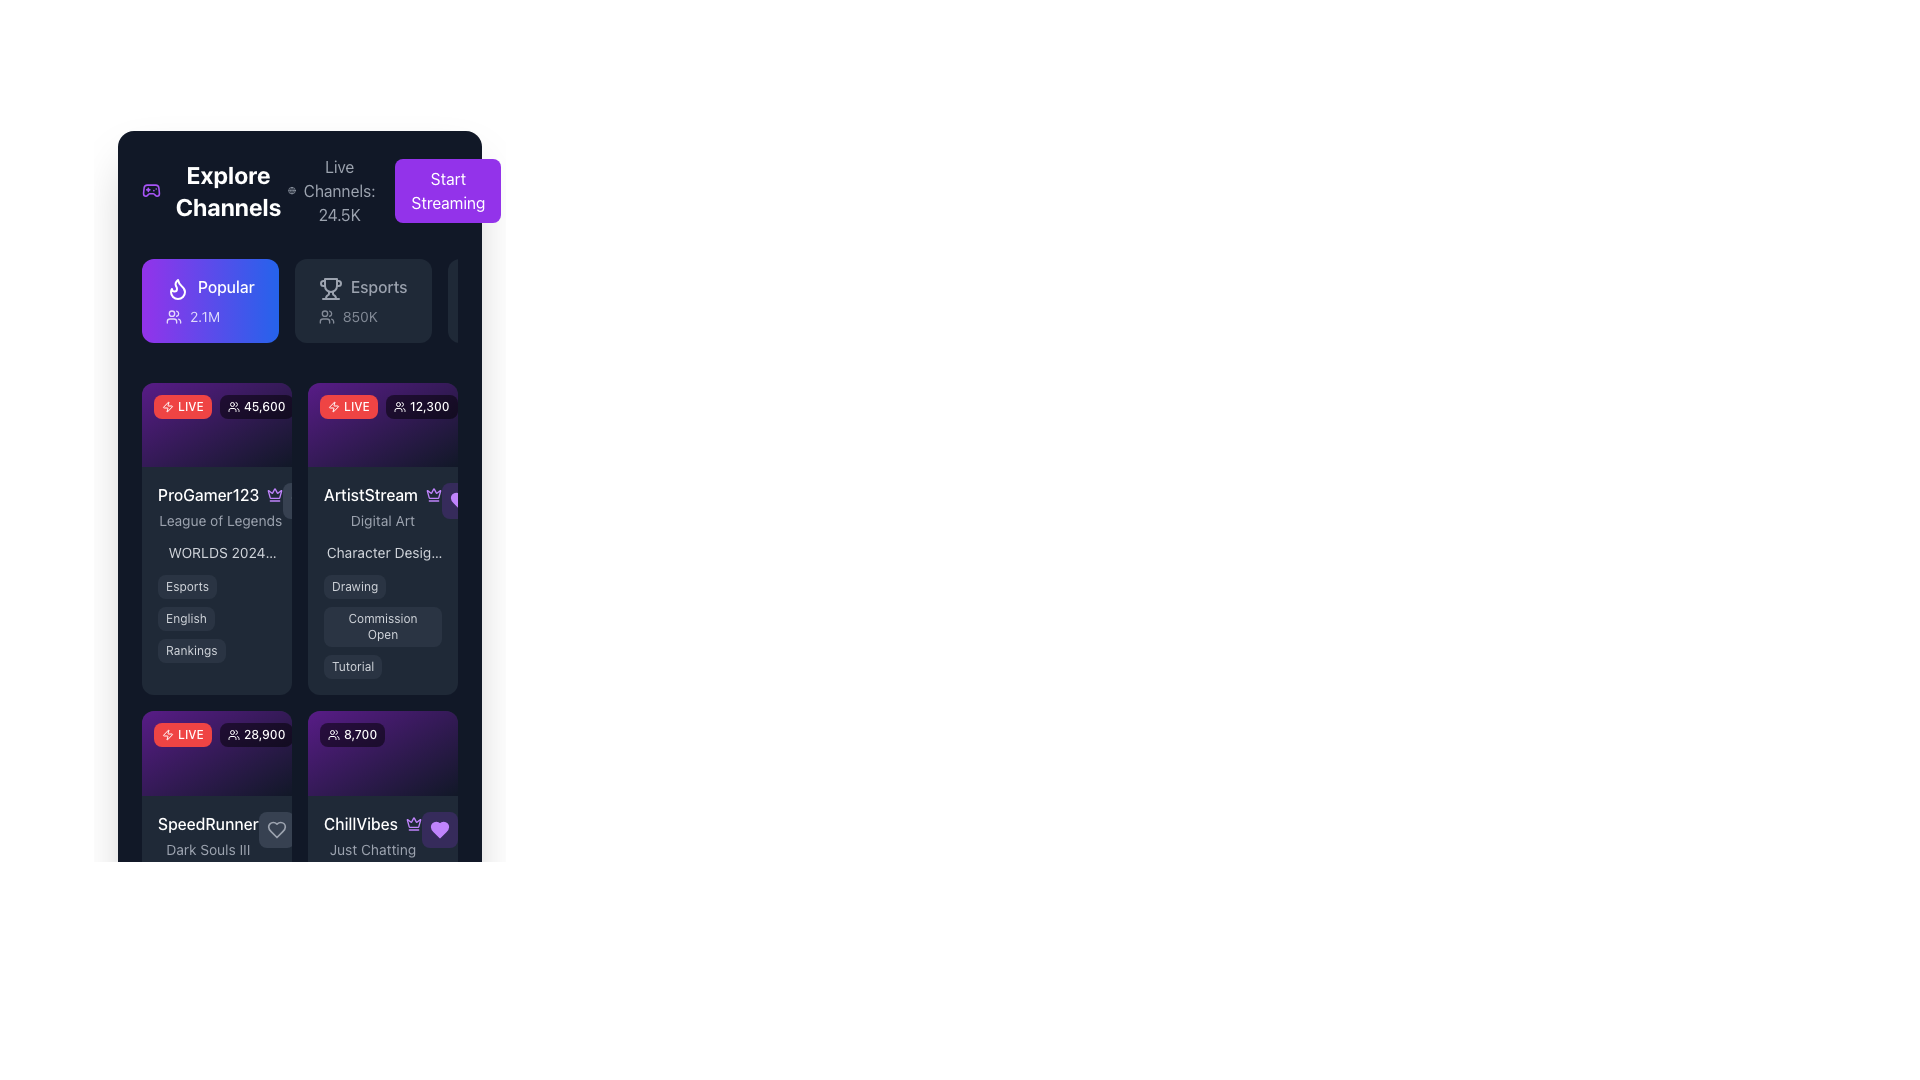 Image resolution: width=1920 pixels, height=1080 pixels. Describe the element at coordinates (459, 500) in the screenshot. I see `the heart-shaped icon located in the upper-right corner of the 'ArtistStream' card` at that location.